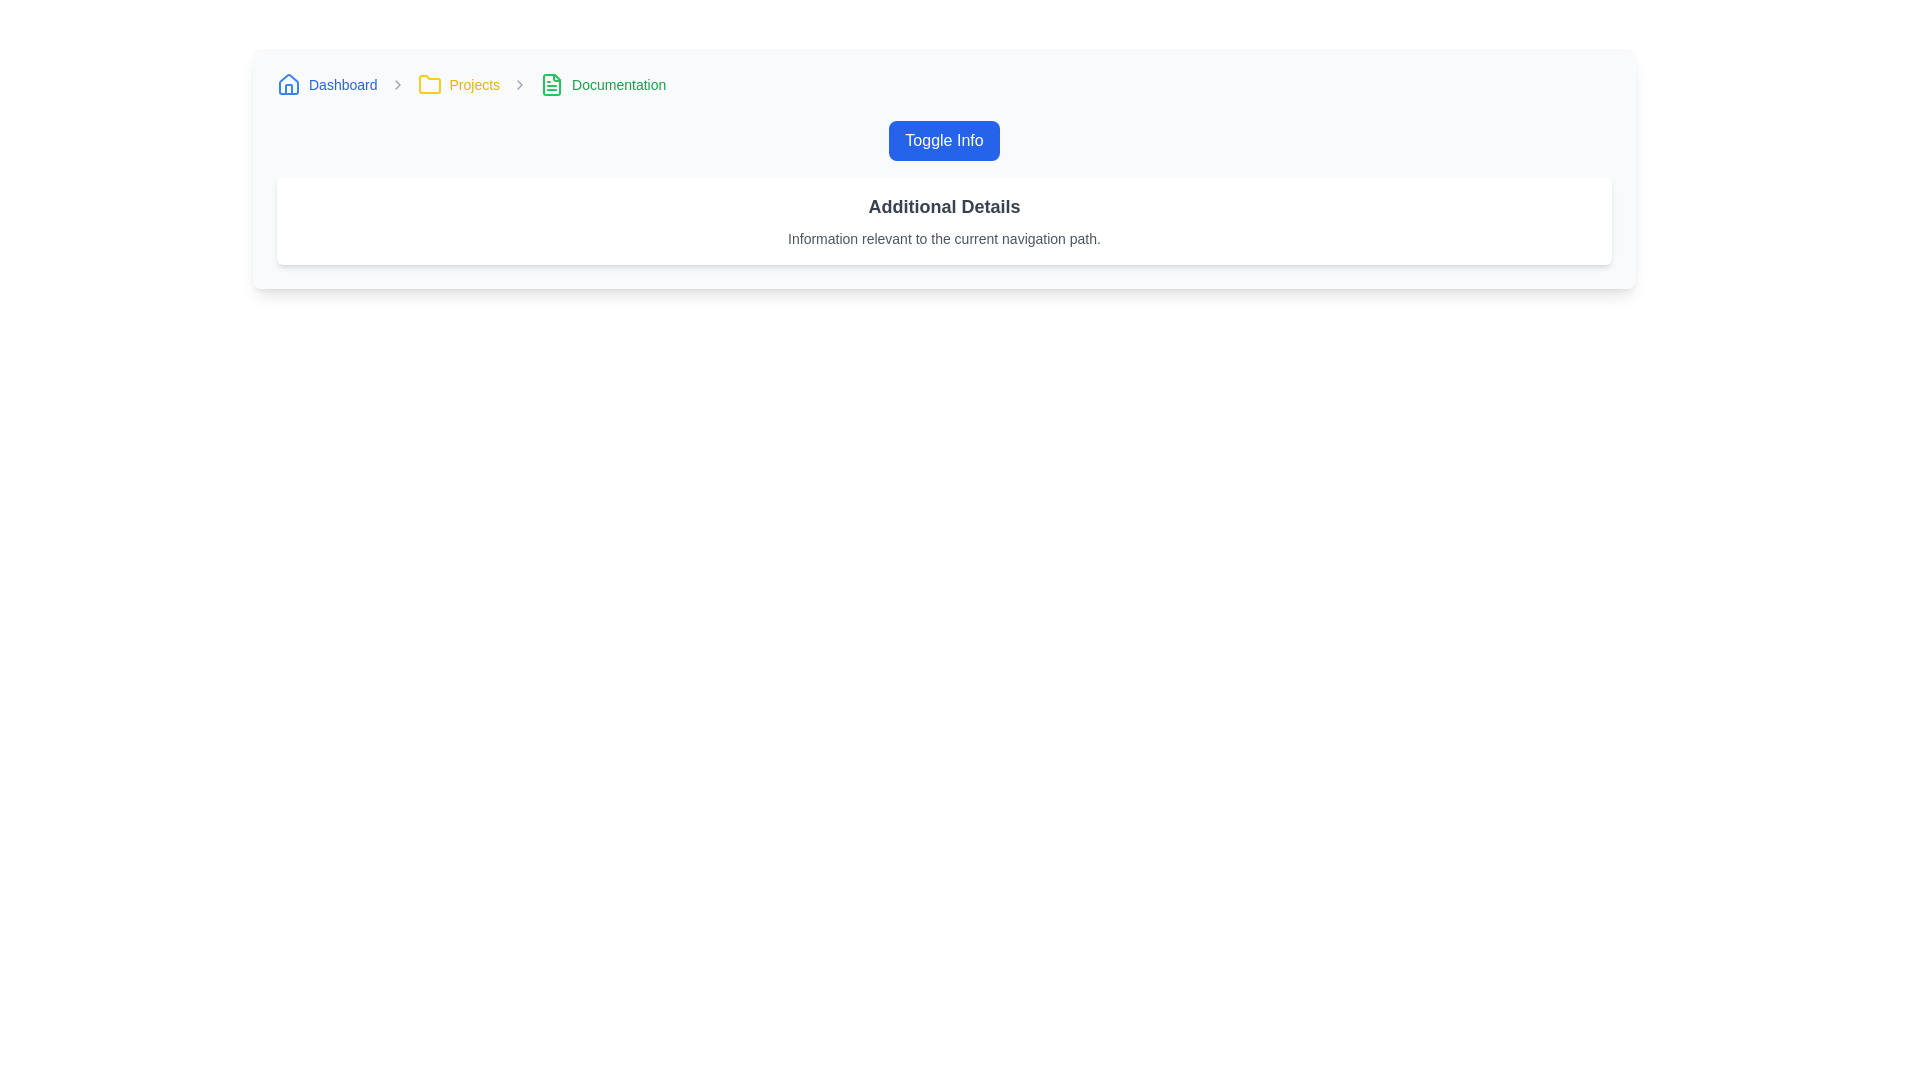 This screenshot has width=1920, height=1080. I want to click on the navigational hyperlink in the breadcrumb navigation bar, so click(343, 83).